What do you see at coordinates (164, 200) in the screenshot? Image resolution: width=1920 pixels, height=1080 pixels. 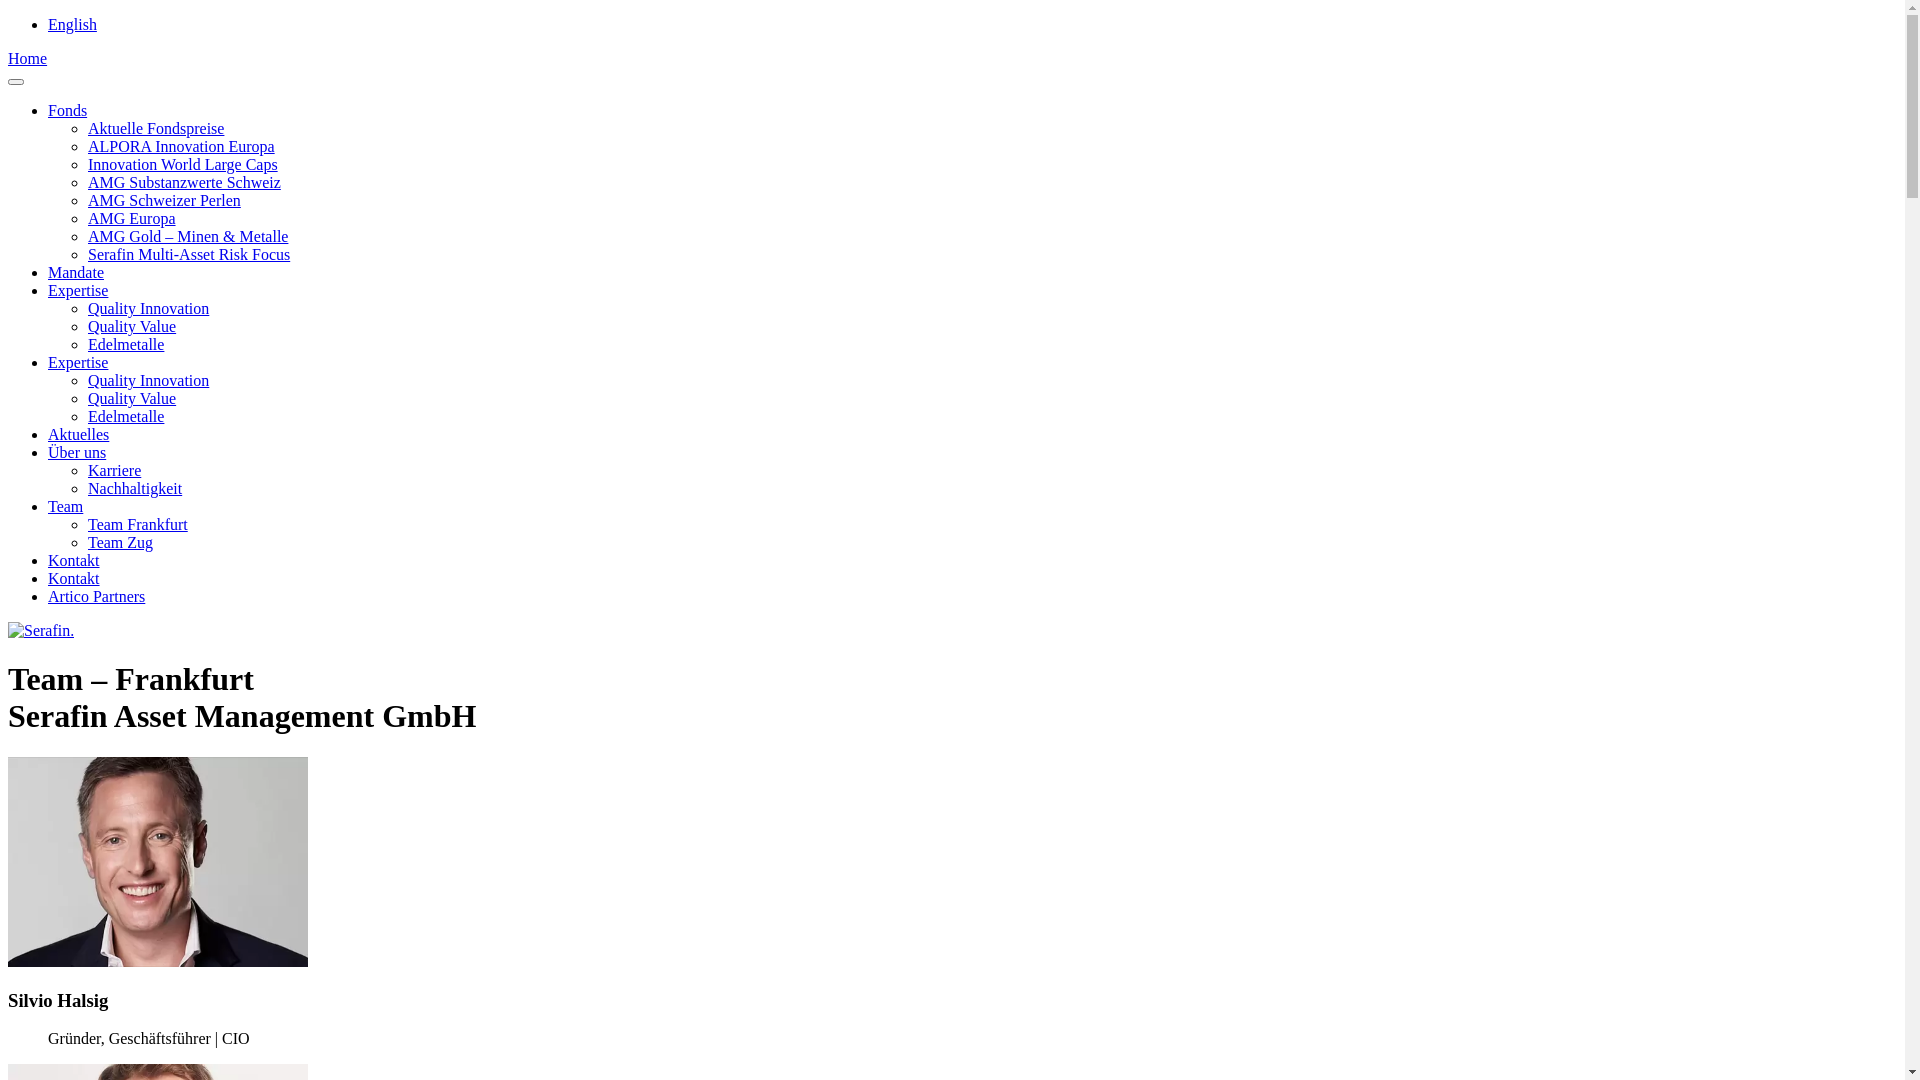 I see `'AMG Schweizer Perlen'` at bounding box center [164, 200].